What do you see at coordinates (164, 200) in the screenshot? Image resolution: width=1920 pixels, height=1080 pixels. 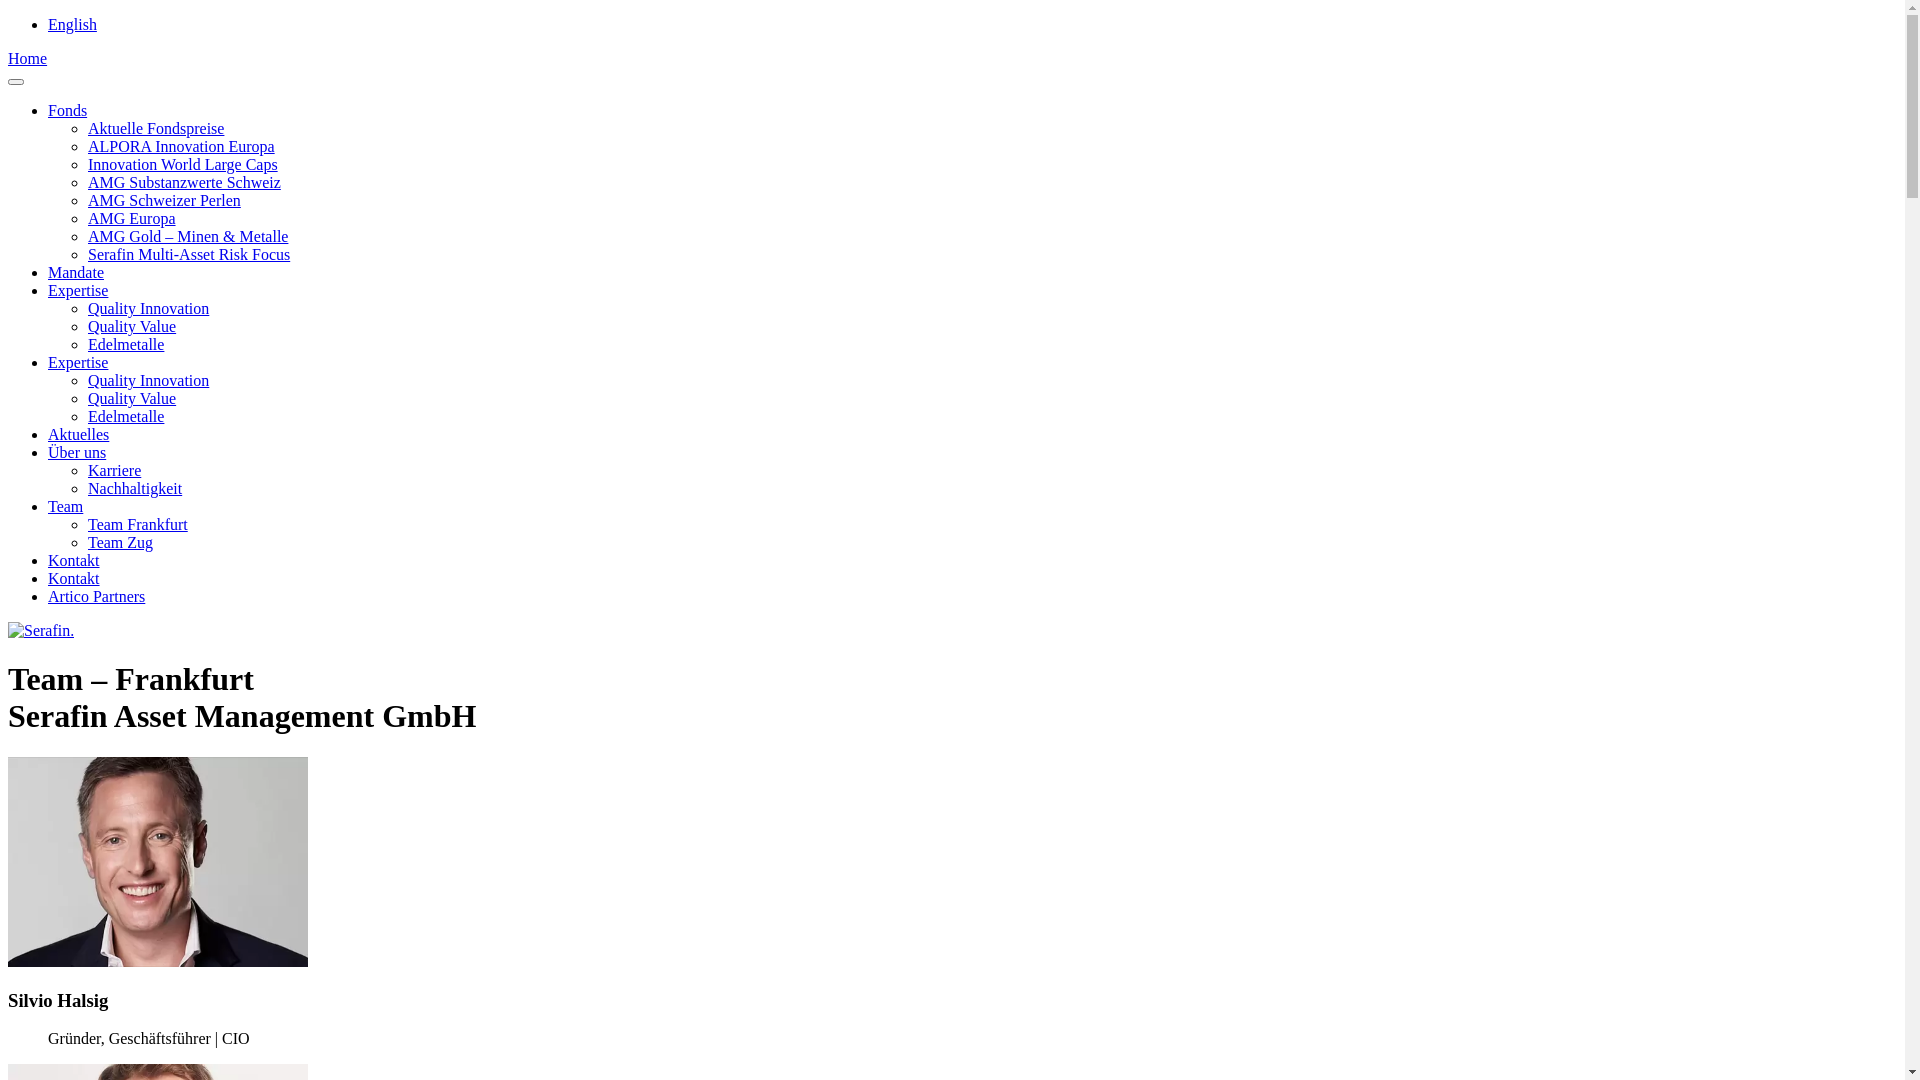 I see `'AMG Schweizer Perlen'` at bounding box center [164, 200].